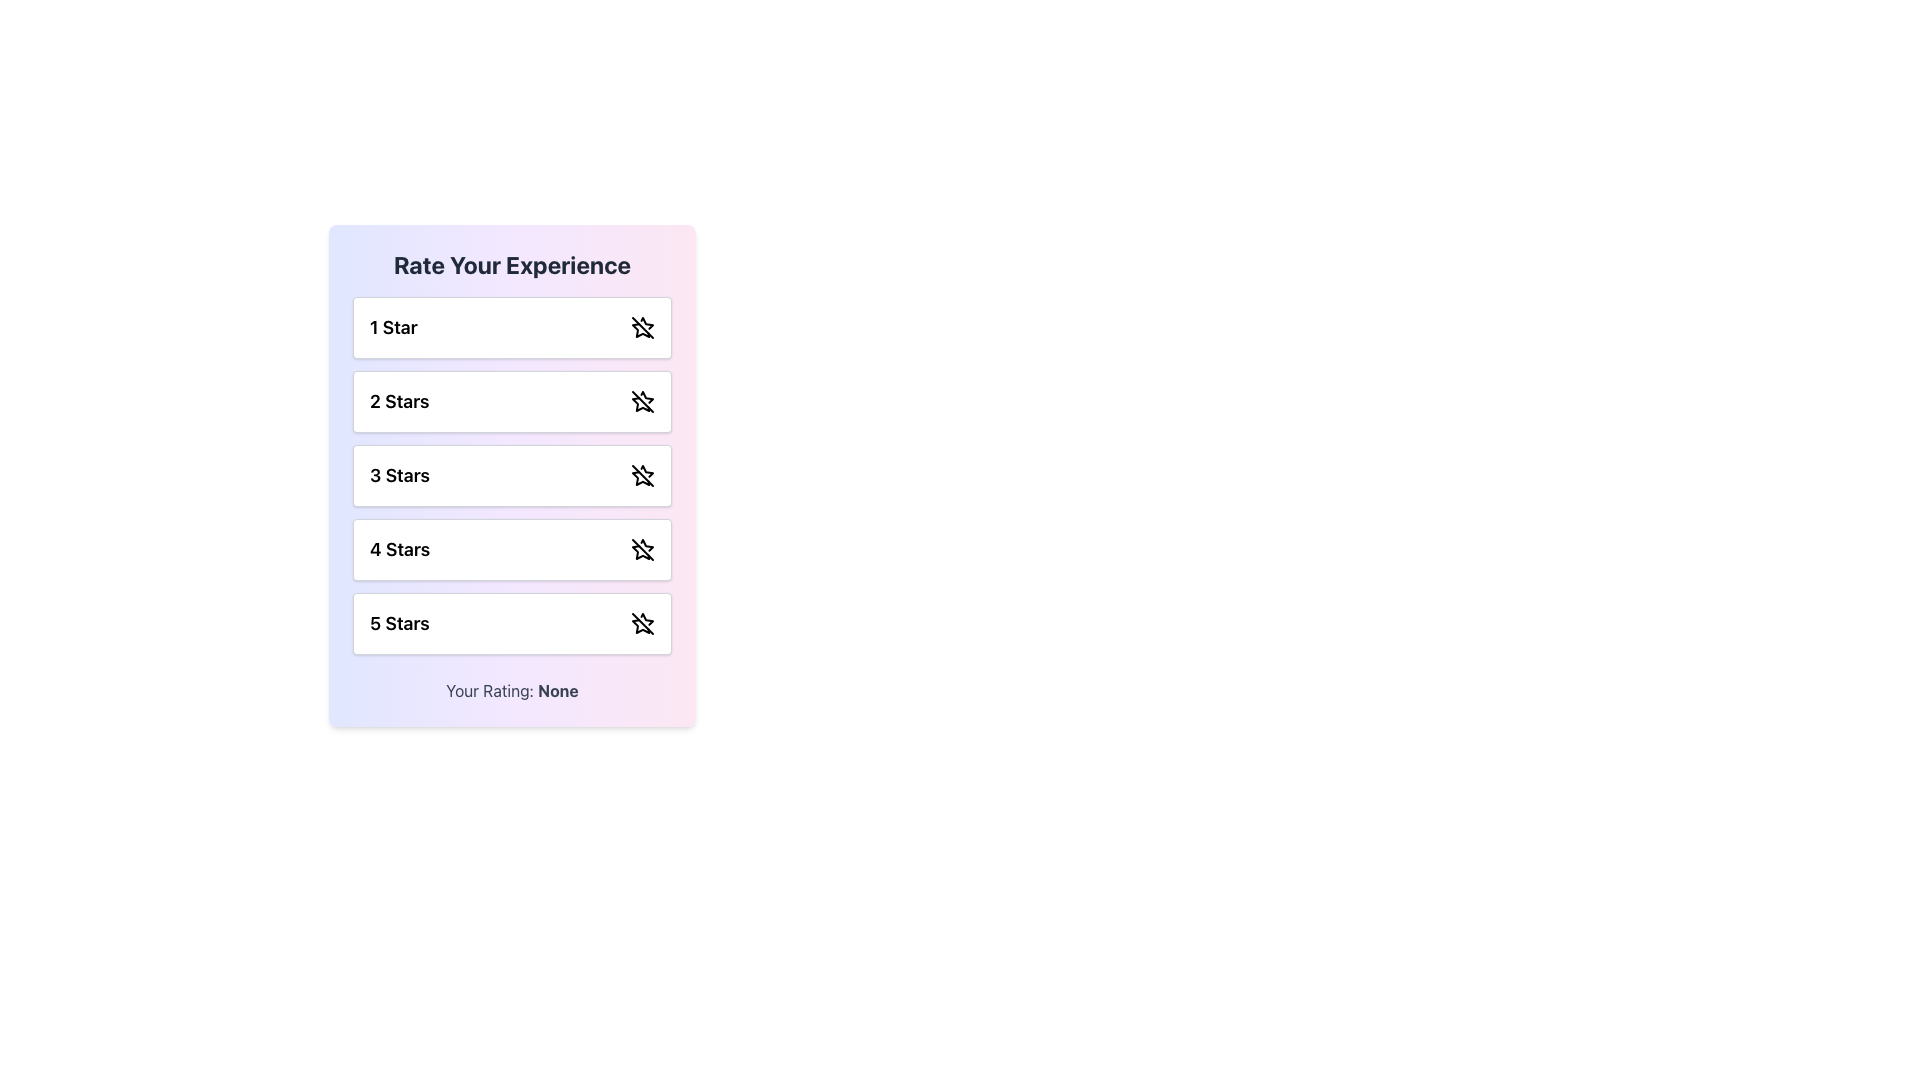 The width and height of the screenshot is (1920, 1080). I want to click on the '3 Stars' static text label within the button-like card, so click(399, 475).